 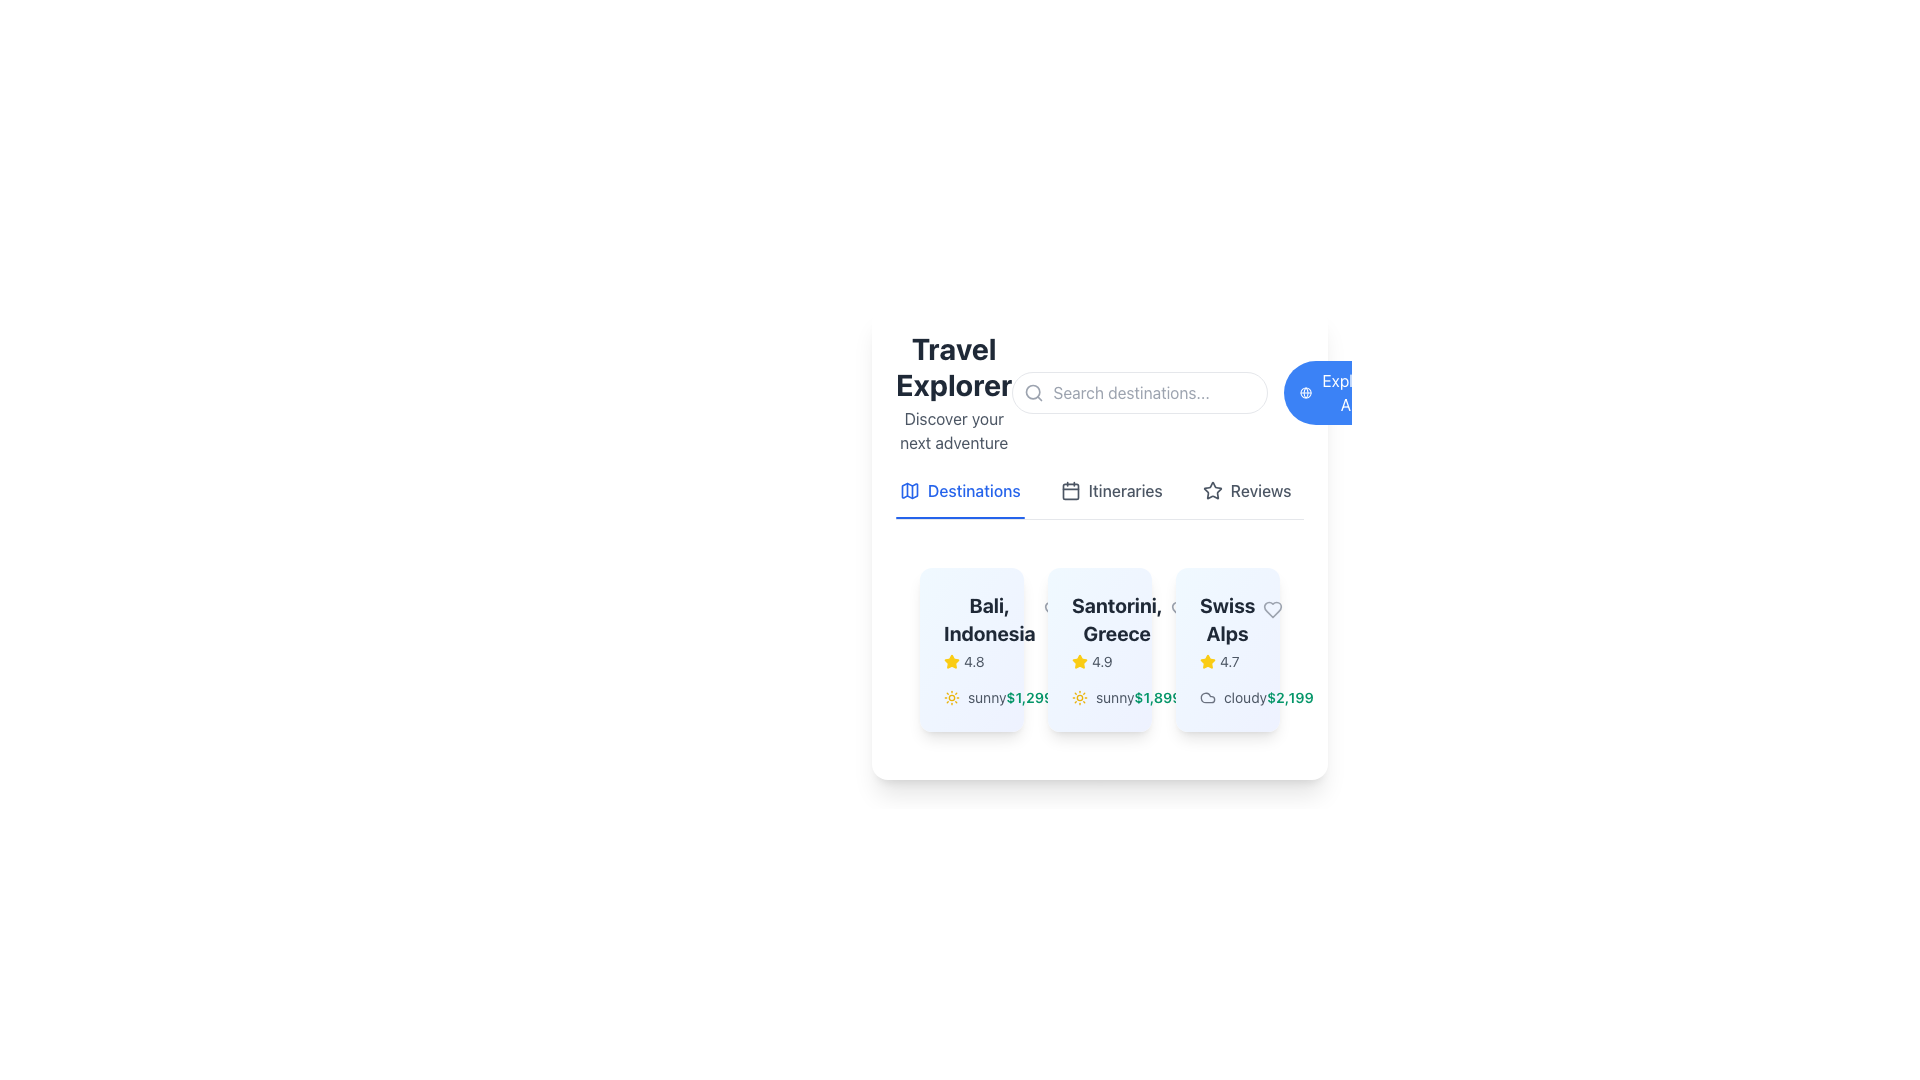 What do you see at coordinates (909, 490) in the screenshot?
I see `the map icon located in the 'Destinations' navigation tab` at bounding box center [909, 490].